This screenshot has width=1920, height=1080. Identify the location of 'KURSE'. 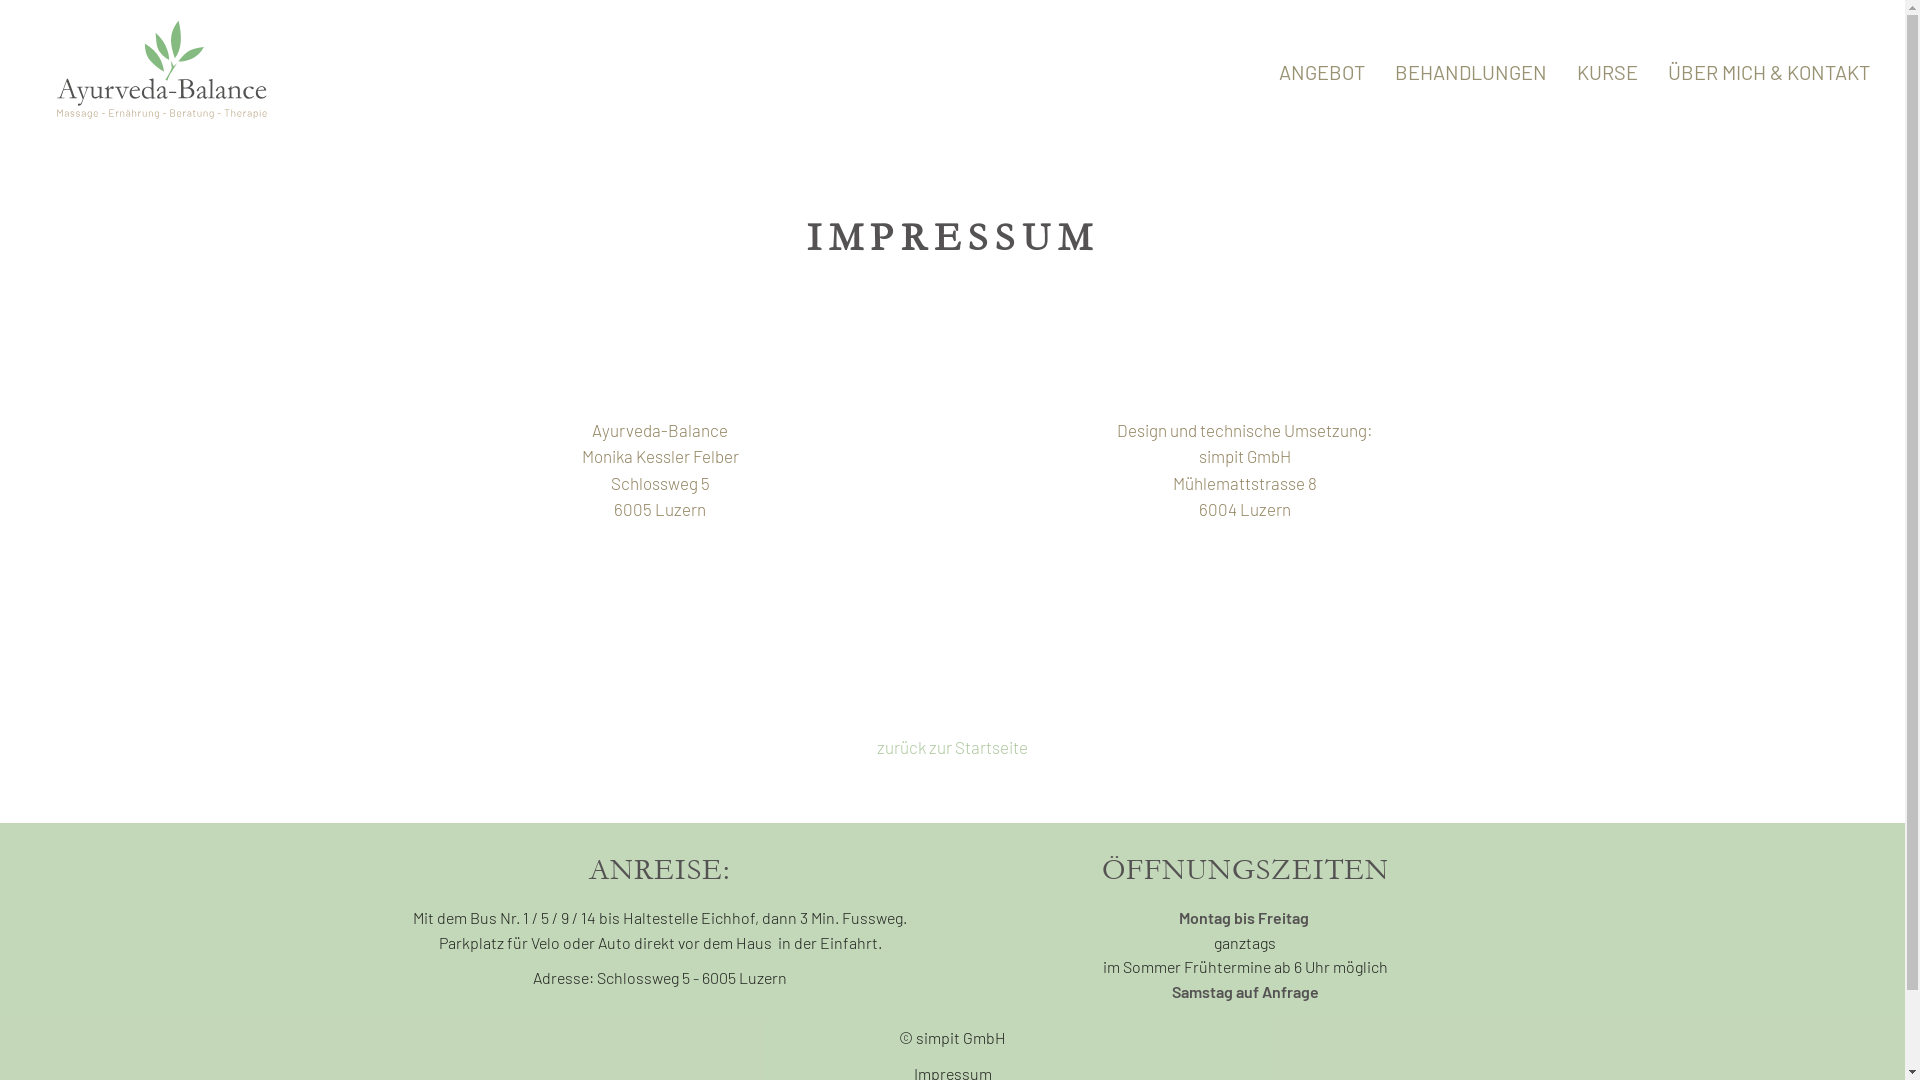
(1607, 72).